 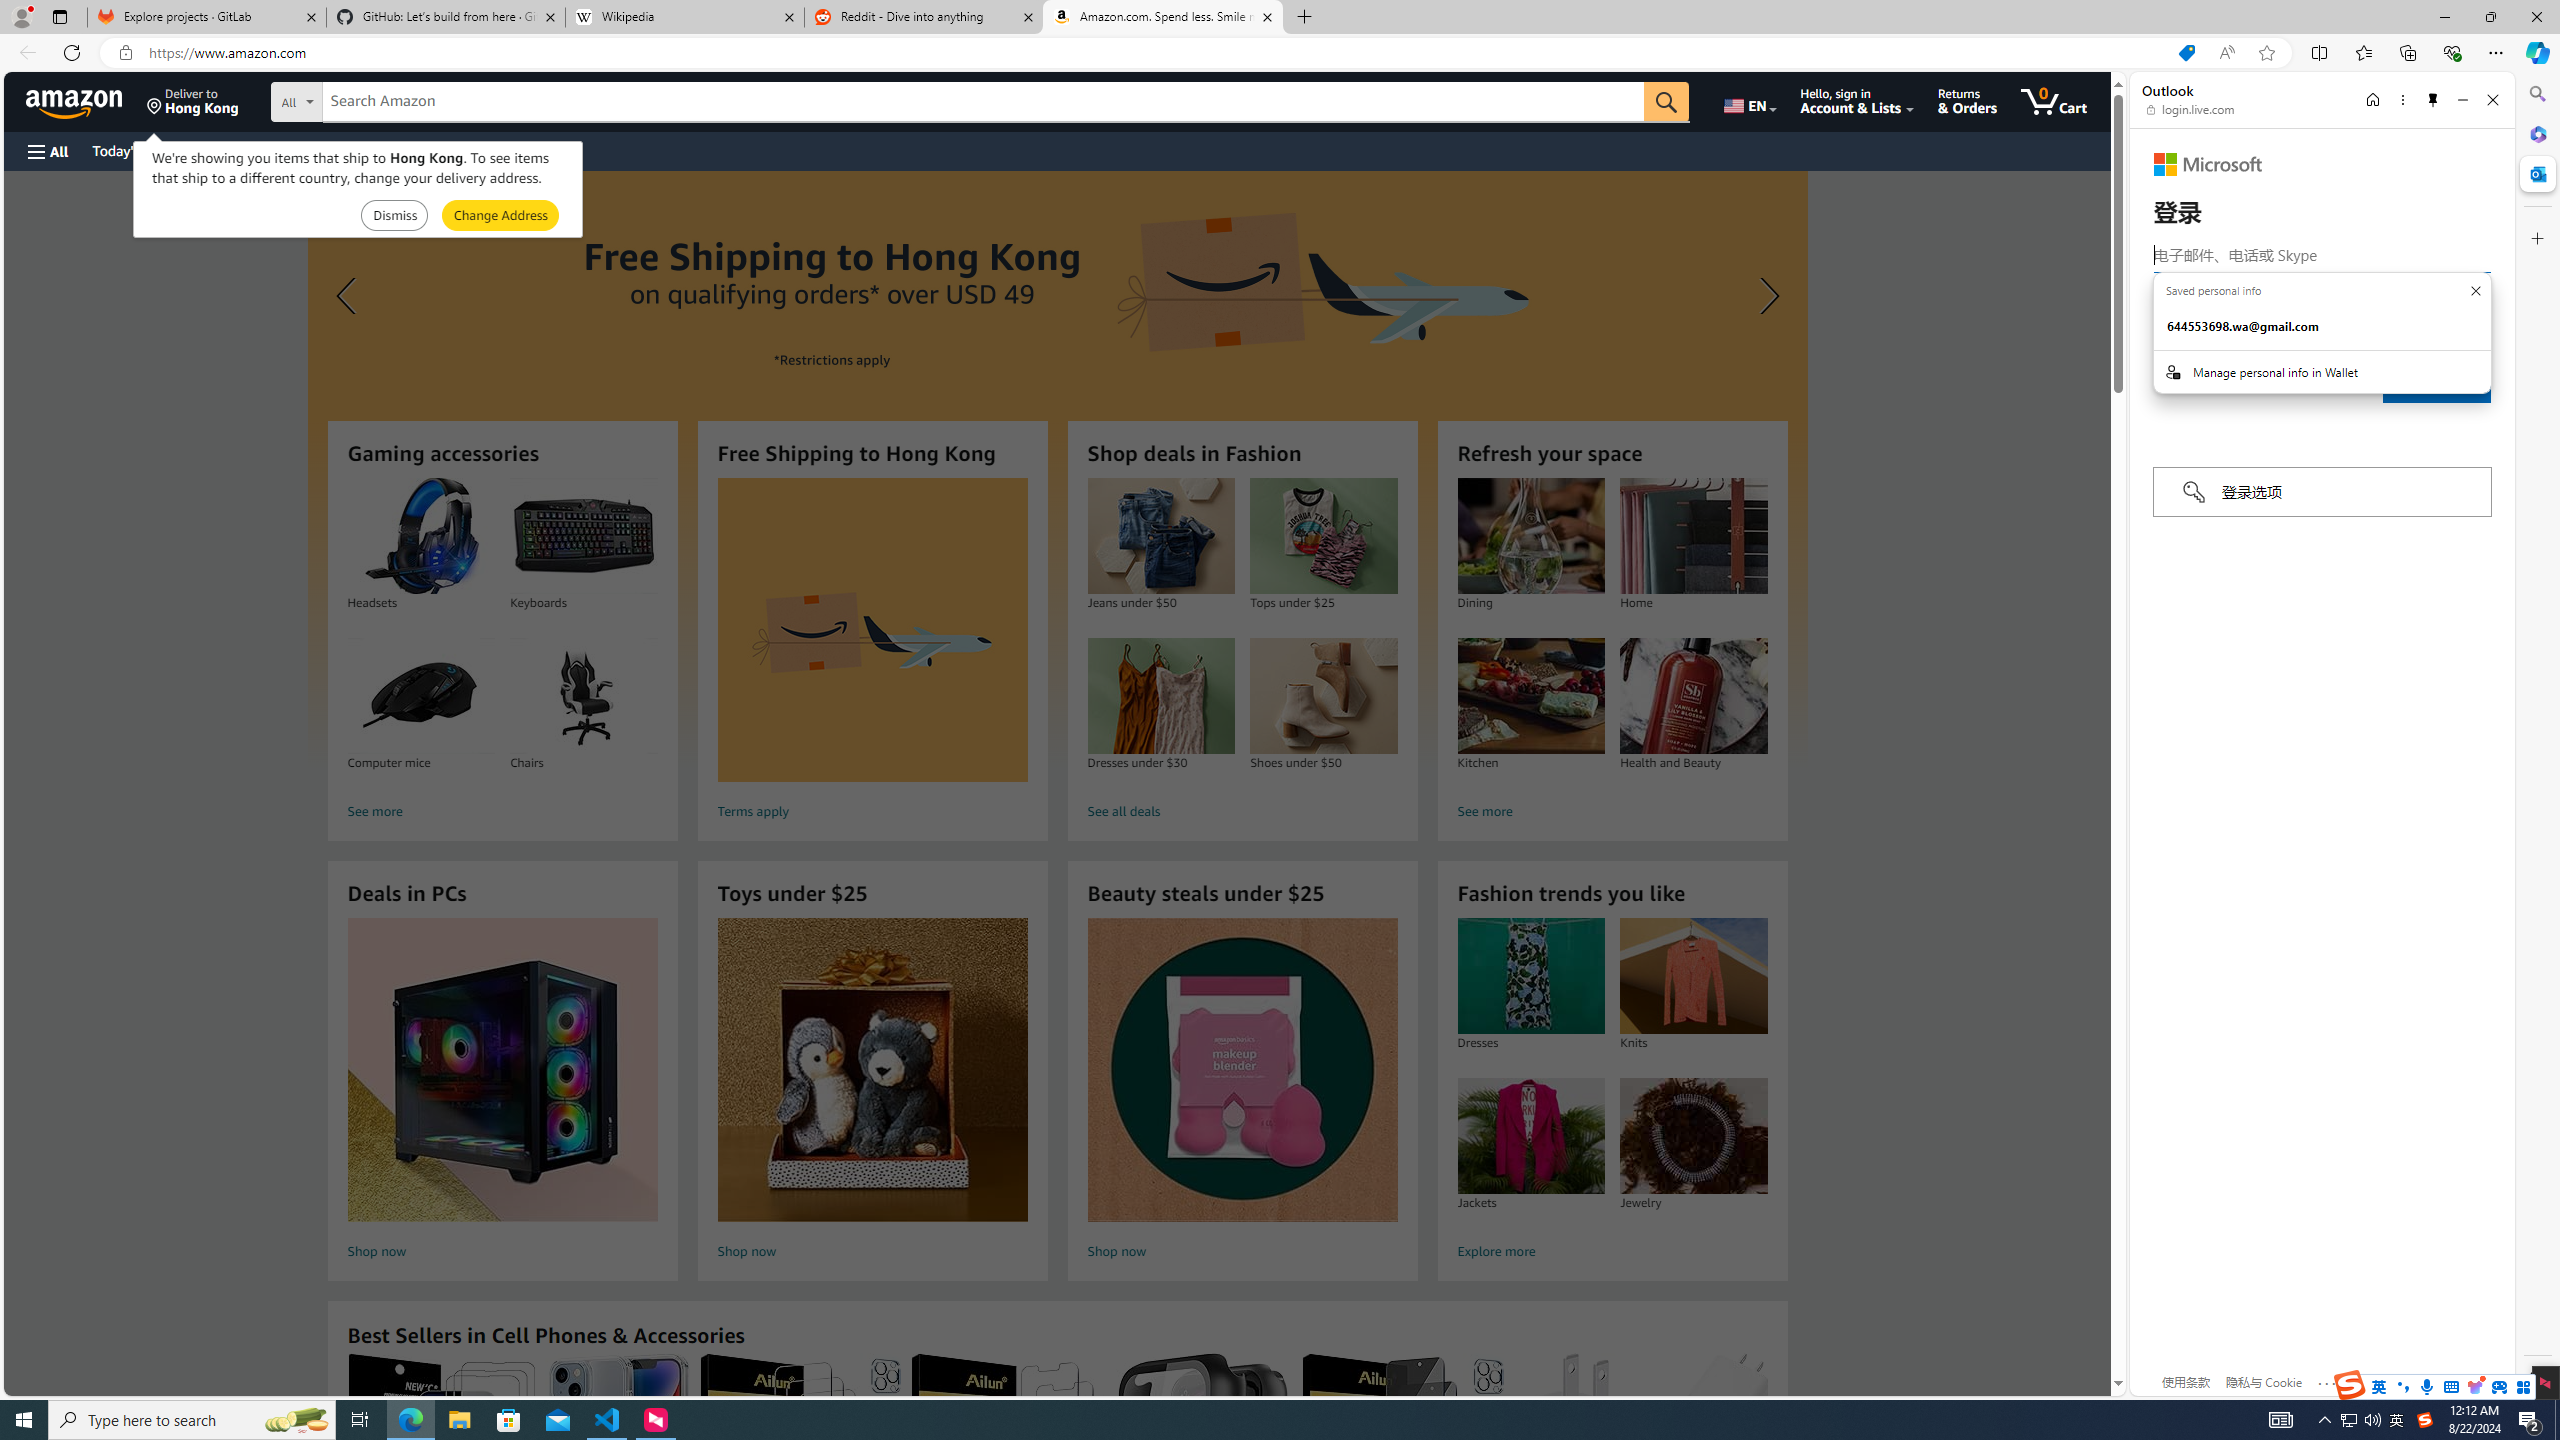 I want to click on 'Keyboards', so click(x=582, y=536).